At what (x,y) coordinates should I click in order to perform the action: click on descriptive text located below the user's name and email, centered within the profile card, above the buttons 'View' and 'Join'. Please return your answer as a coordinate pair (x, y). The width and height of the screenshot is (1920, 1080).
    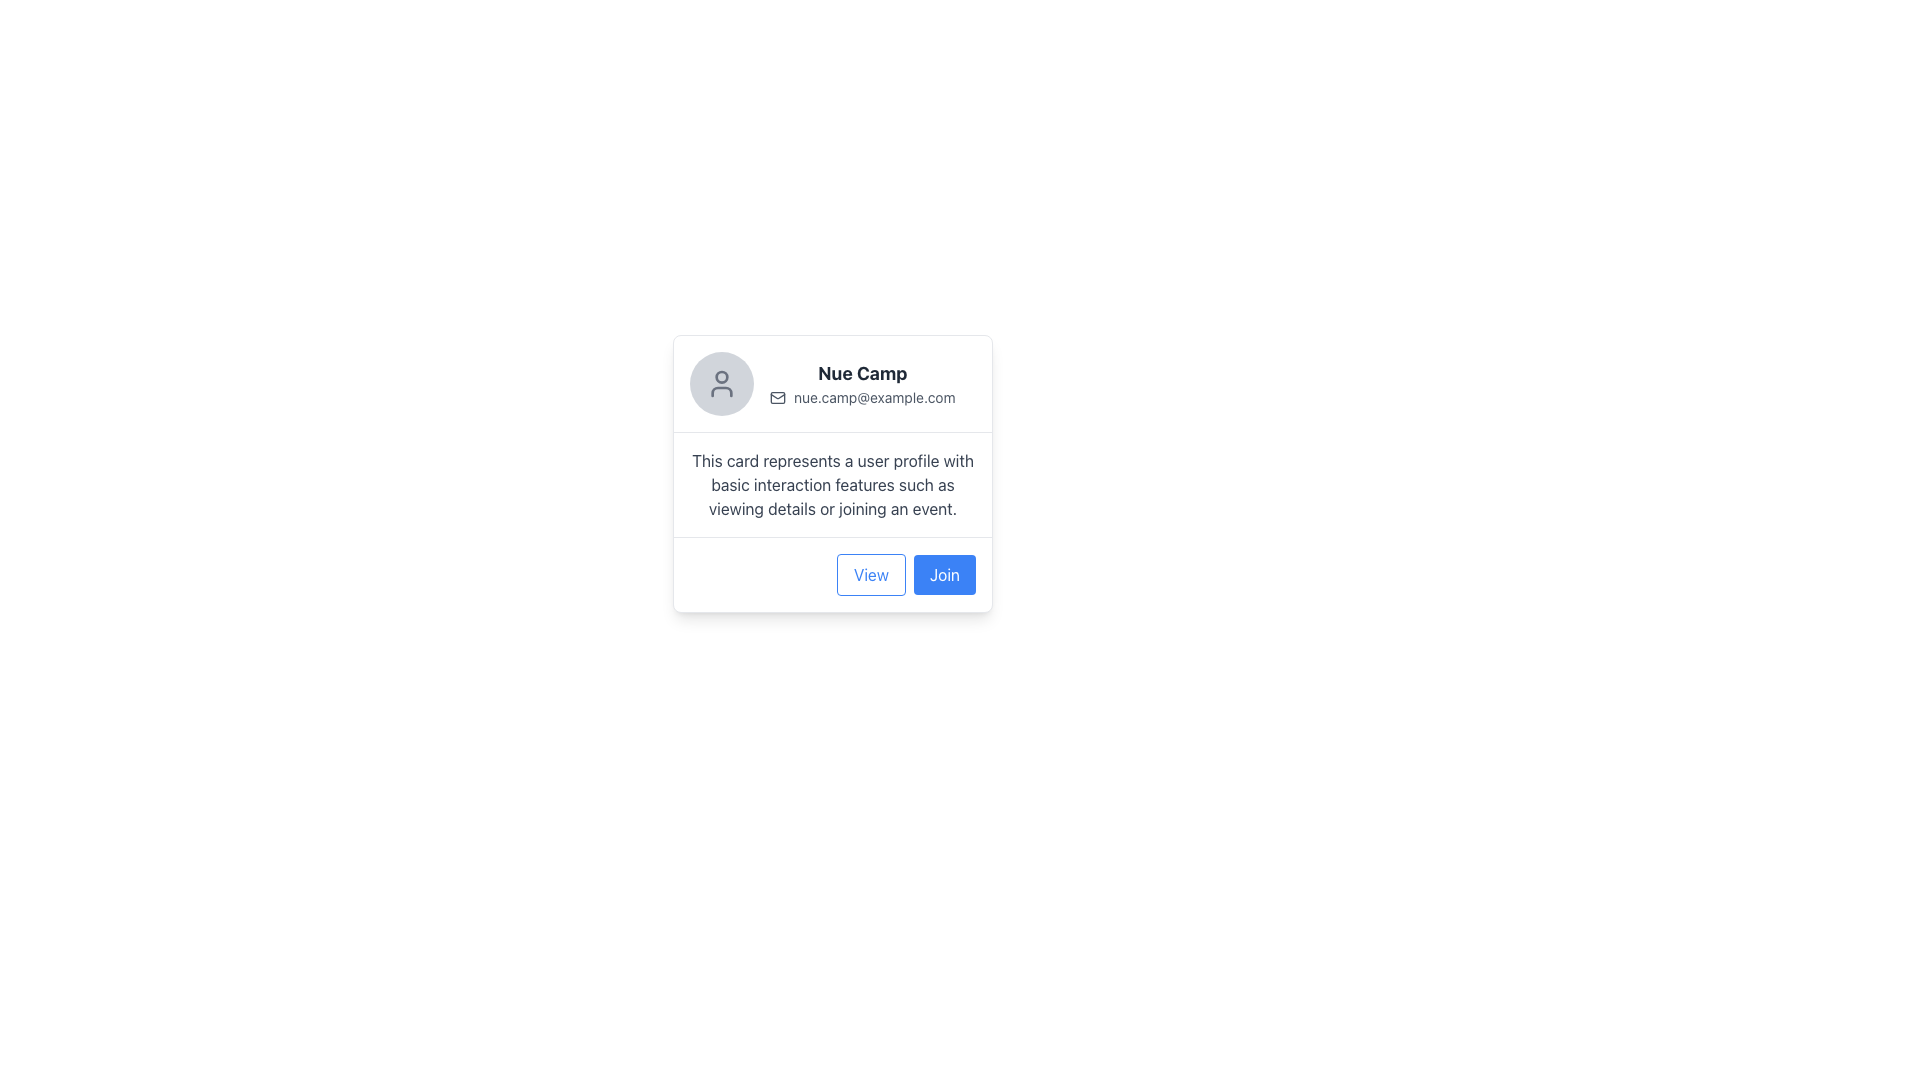
    Looking at the image, I should click on (833, 485).